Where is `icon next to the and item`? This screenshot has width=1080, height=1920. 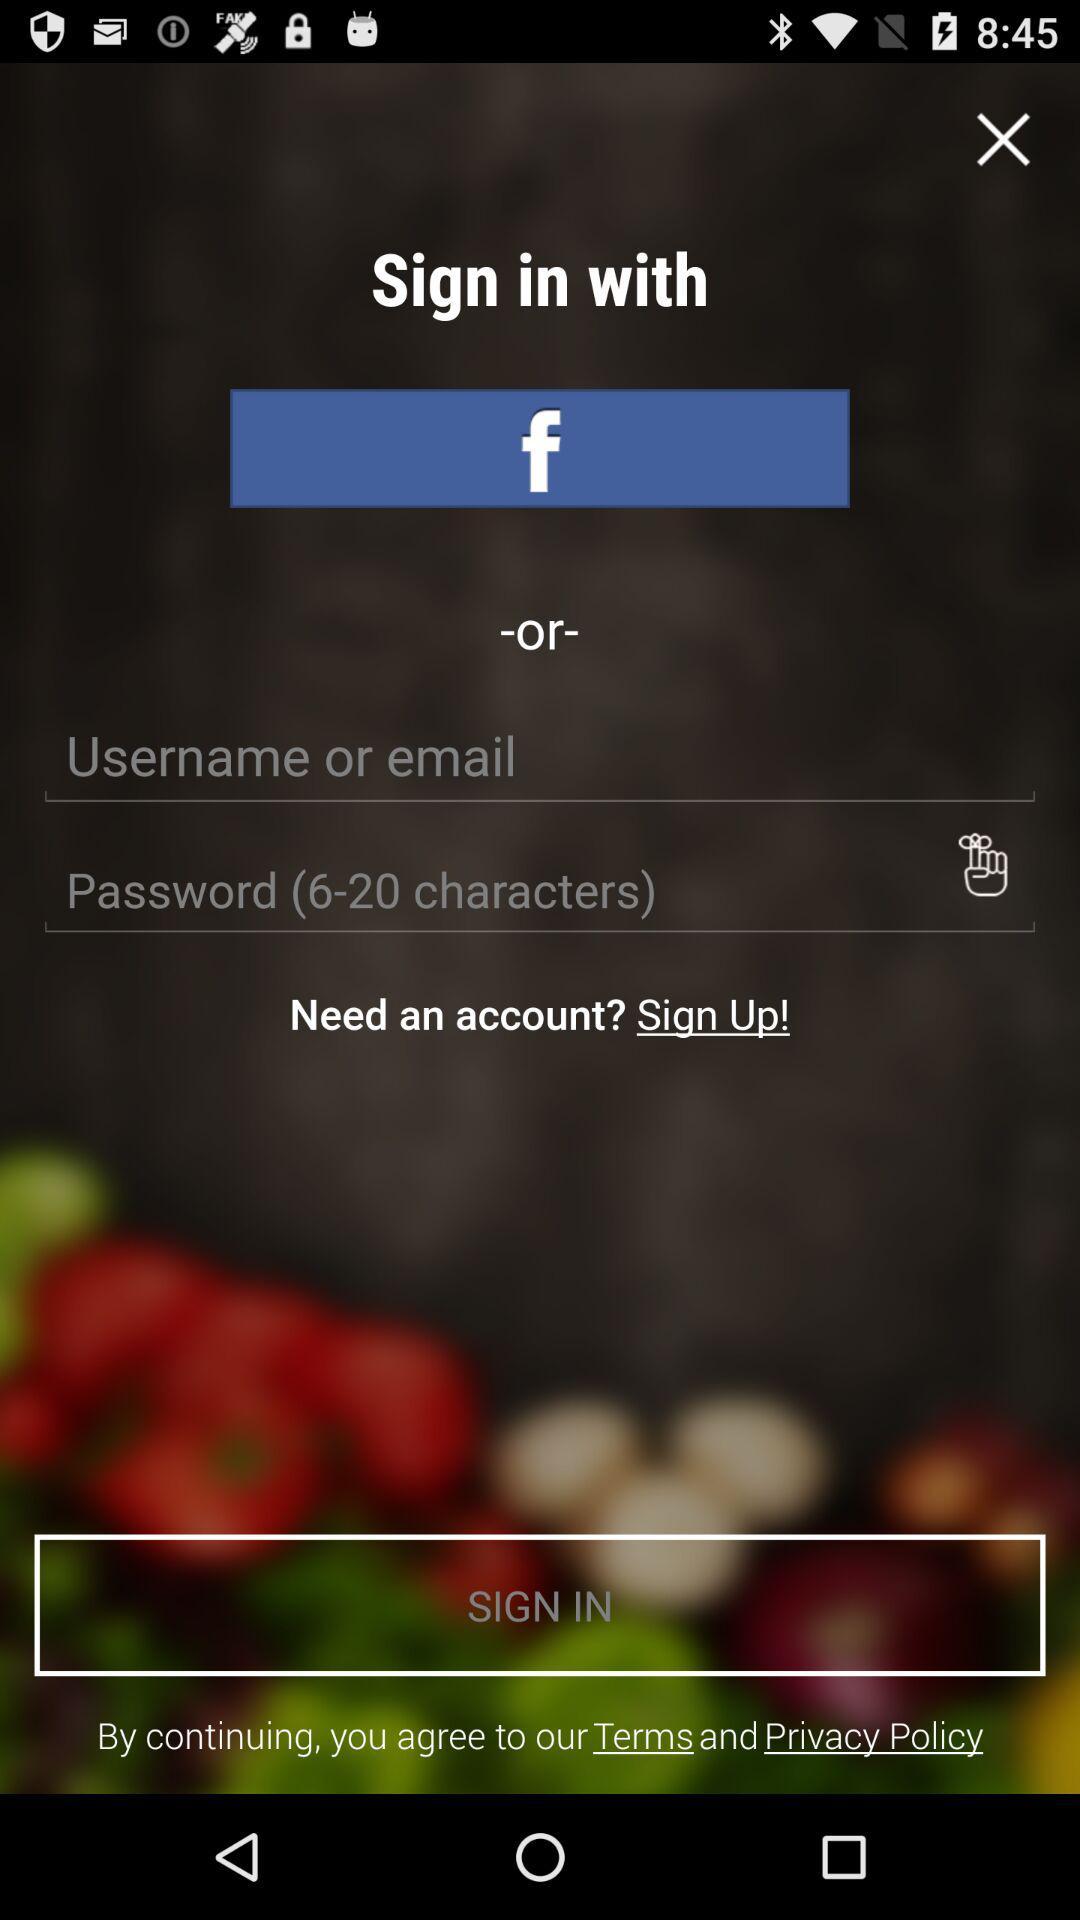 icon next to the and item is located at coordinates (643, 1734).